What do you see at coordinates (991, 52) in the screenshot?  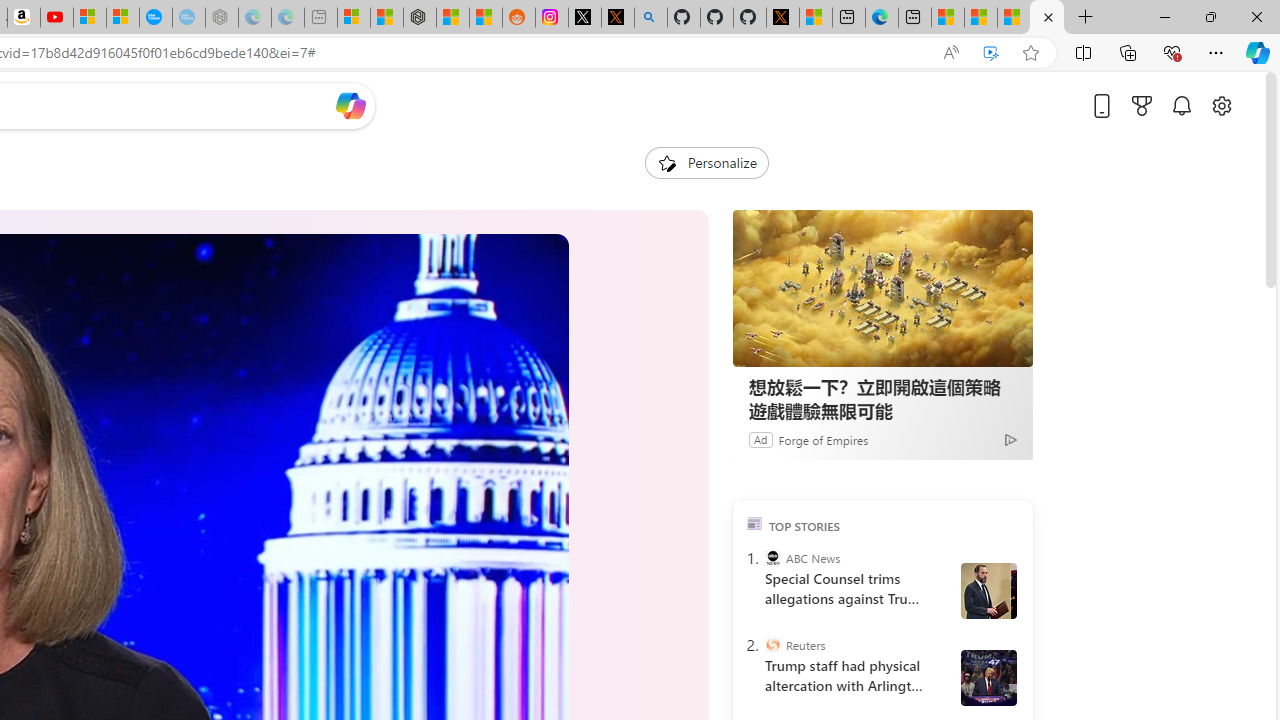 I see `'Enhance video'` at bounding box center [991, 52].